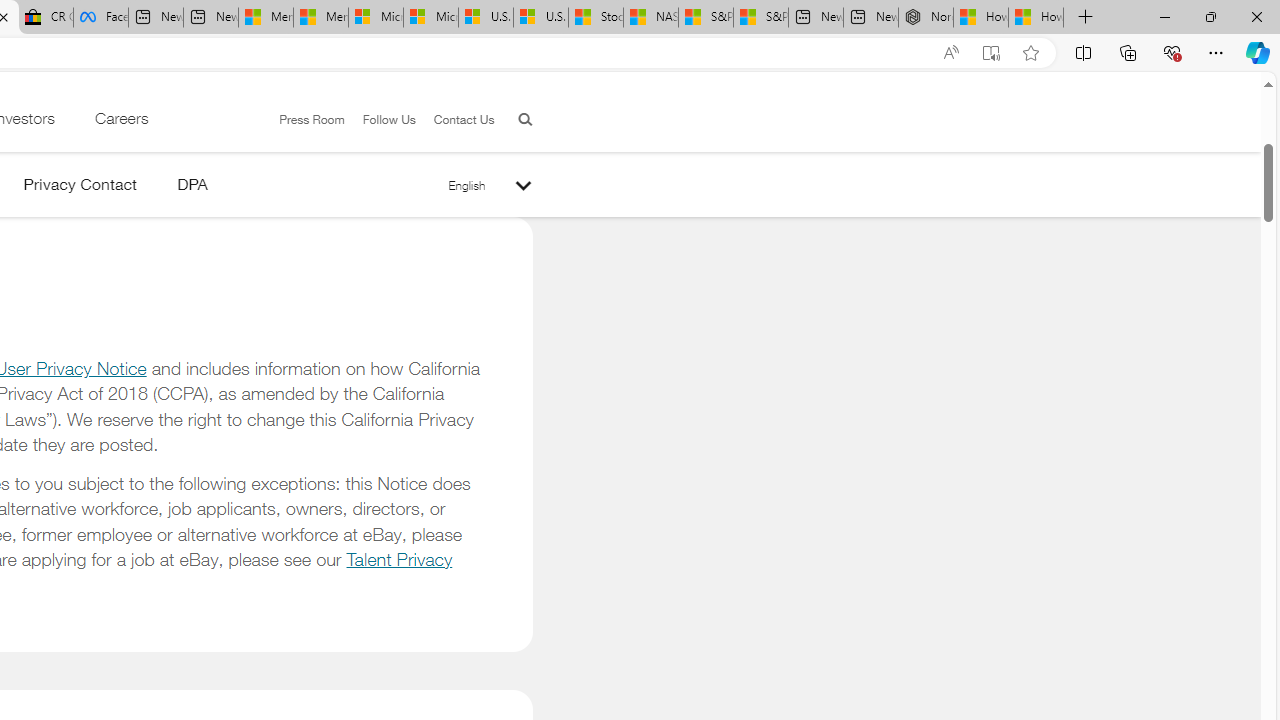 This screenshot has width=1280, height=720. I want to click on 'Privacy Contact', so click(80, 188).